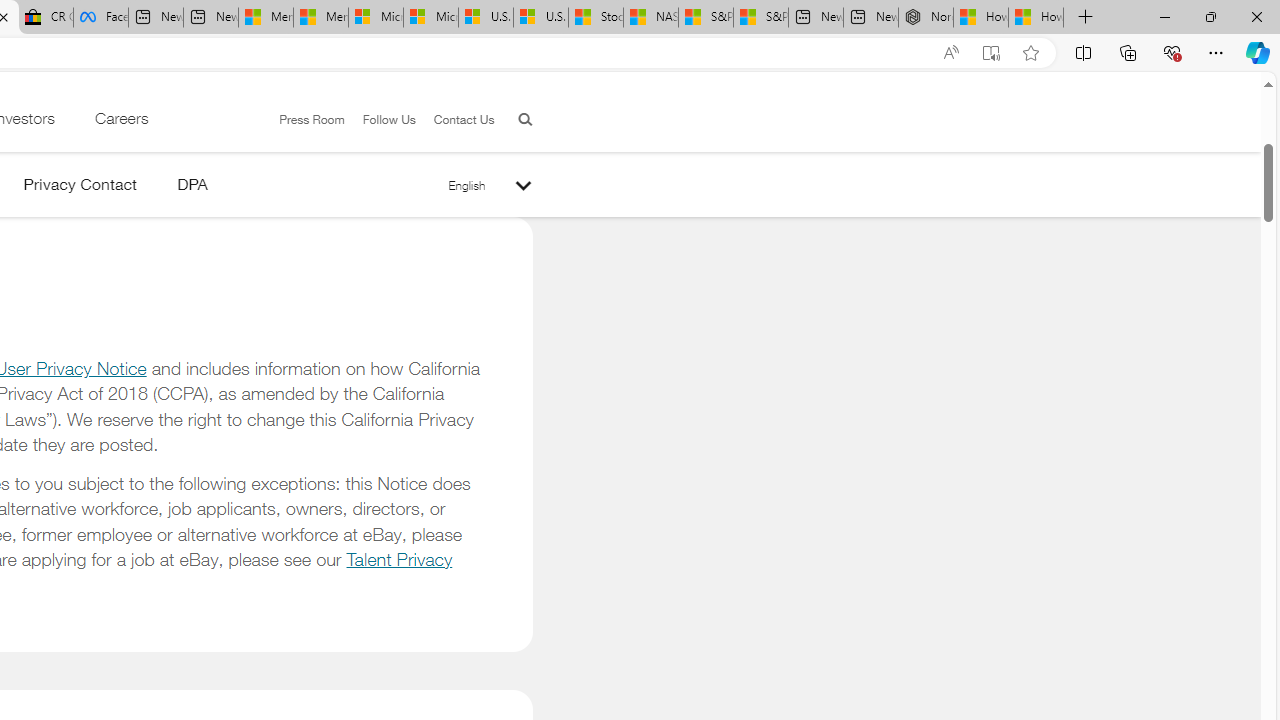 This screenshot has width=1280, height=720. I want to click on 'Privacy Contact', so click(80, 188).